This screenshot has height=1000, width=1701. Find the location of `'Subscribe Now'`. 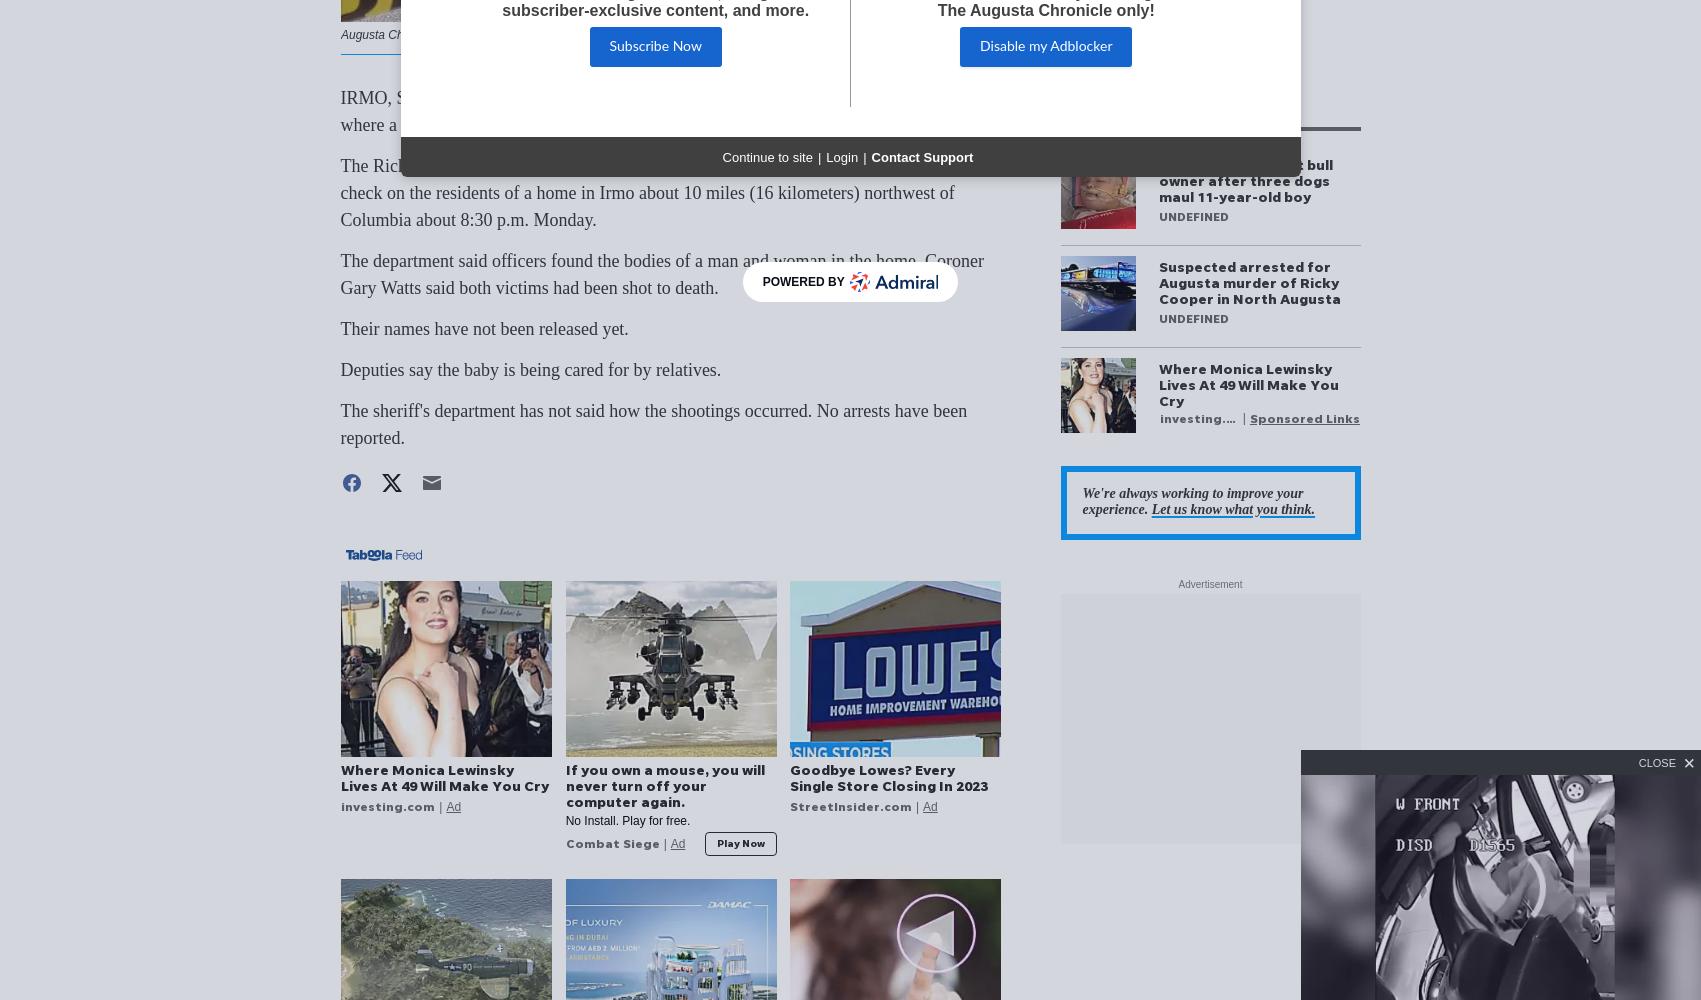

'Subscribe Now' is located at coordinates (654, 47).